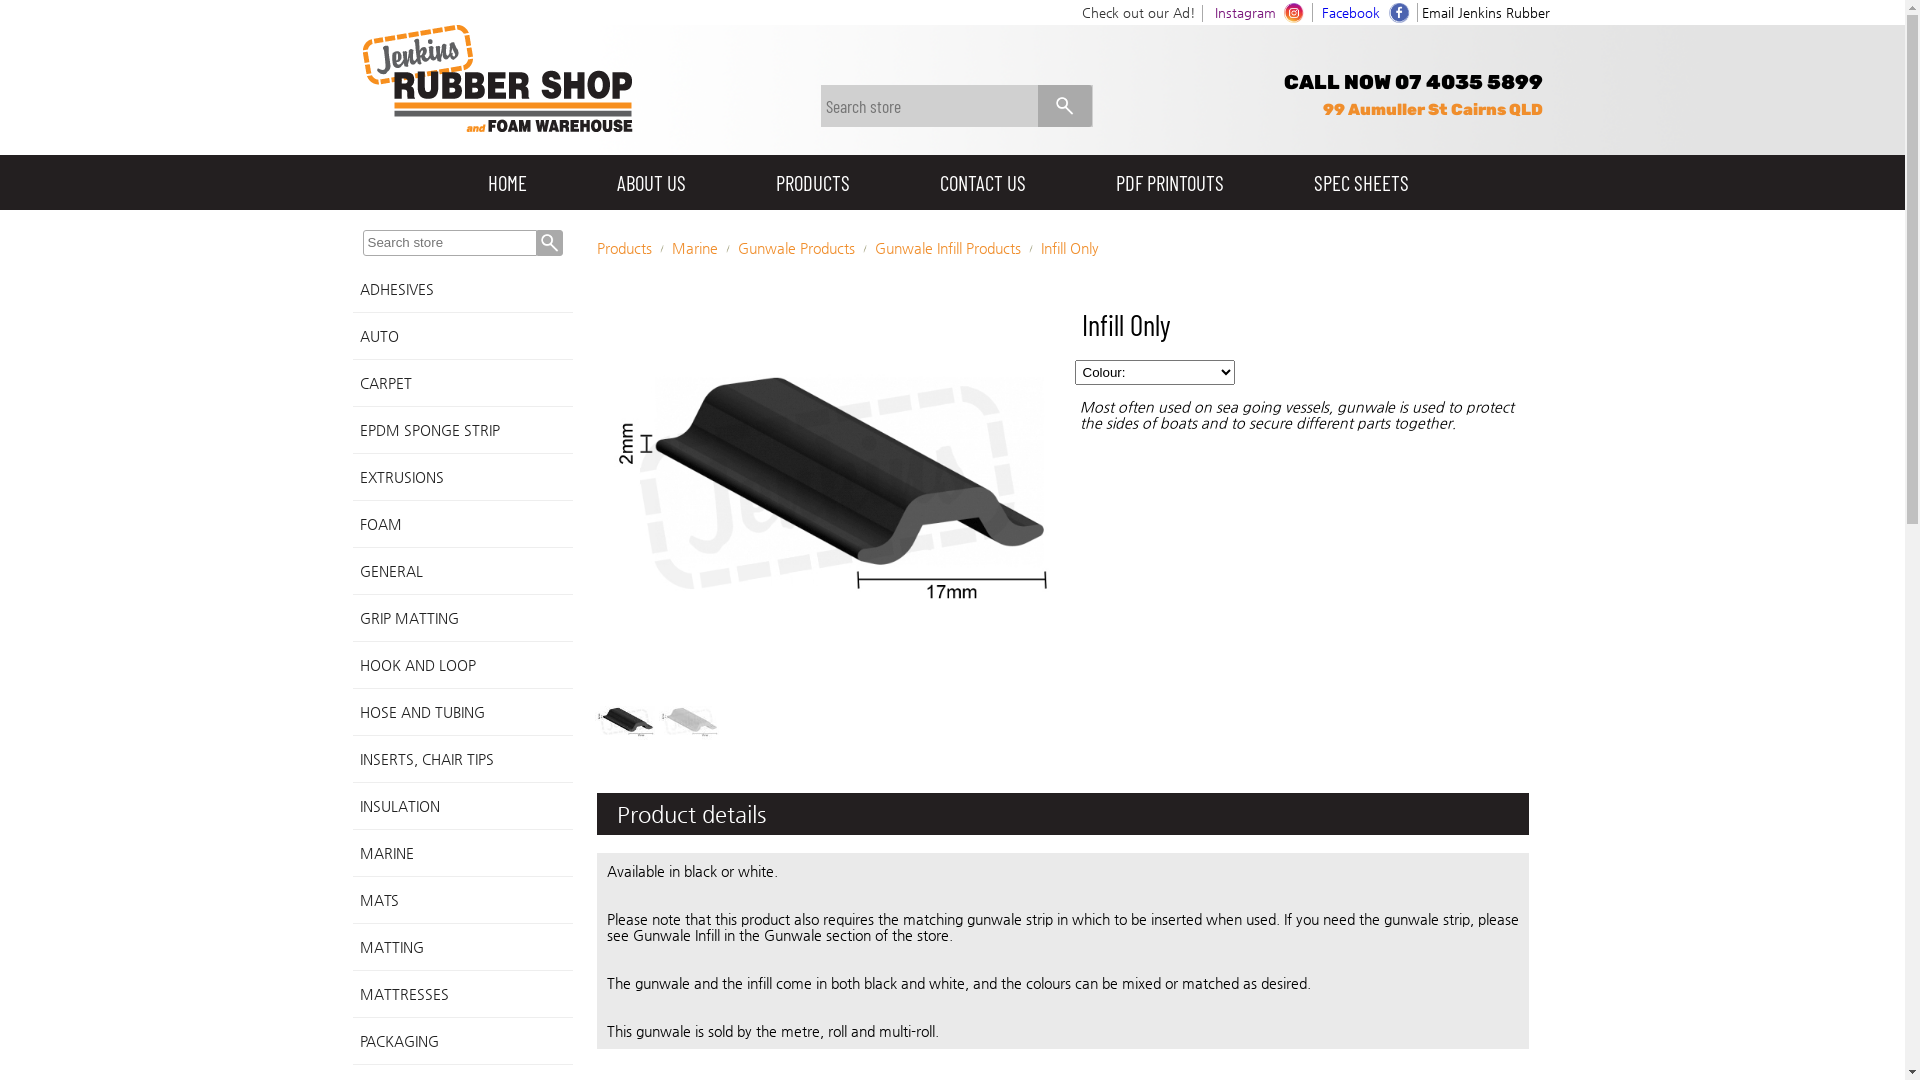 The height and width of the screenshot is (1080, 1920). What do you see at coordinates (460, 805) in the screenshot?
I see `'INSULATION'` at bounding box center [460, 805].